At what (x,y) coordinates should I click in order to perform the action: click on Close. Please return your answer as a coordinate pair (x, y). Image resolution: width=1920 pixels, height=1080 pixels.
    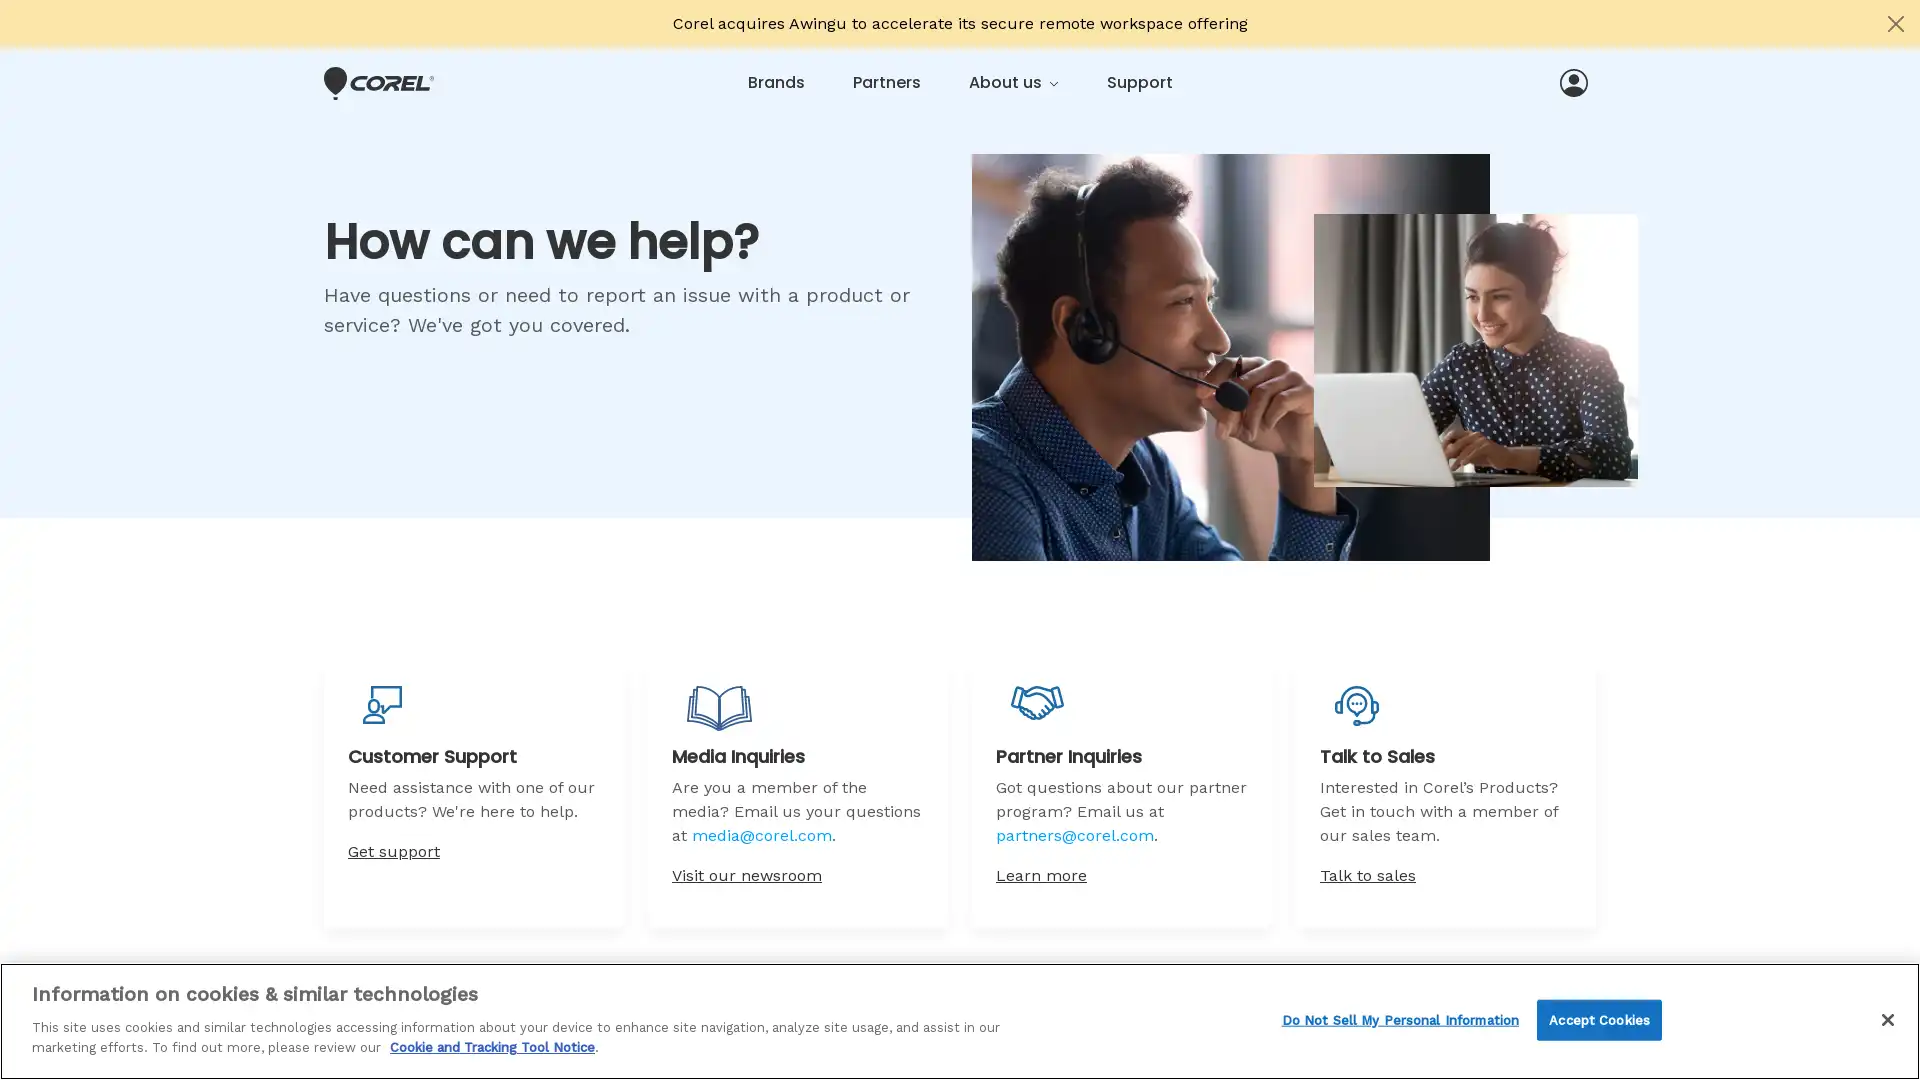
    Looking at the image, I should click on (1886, 1018).